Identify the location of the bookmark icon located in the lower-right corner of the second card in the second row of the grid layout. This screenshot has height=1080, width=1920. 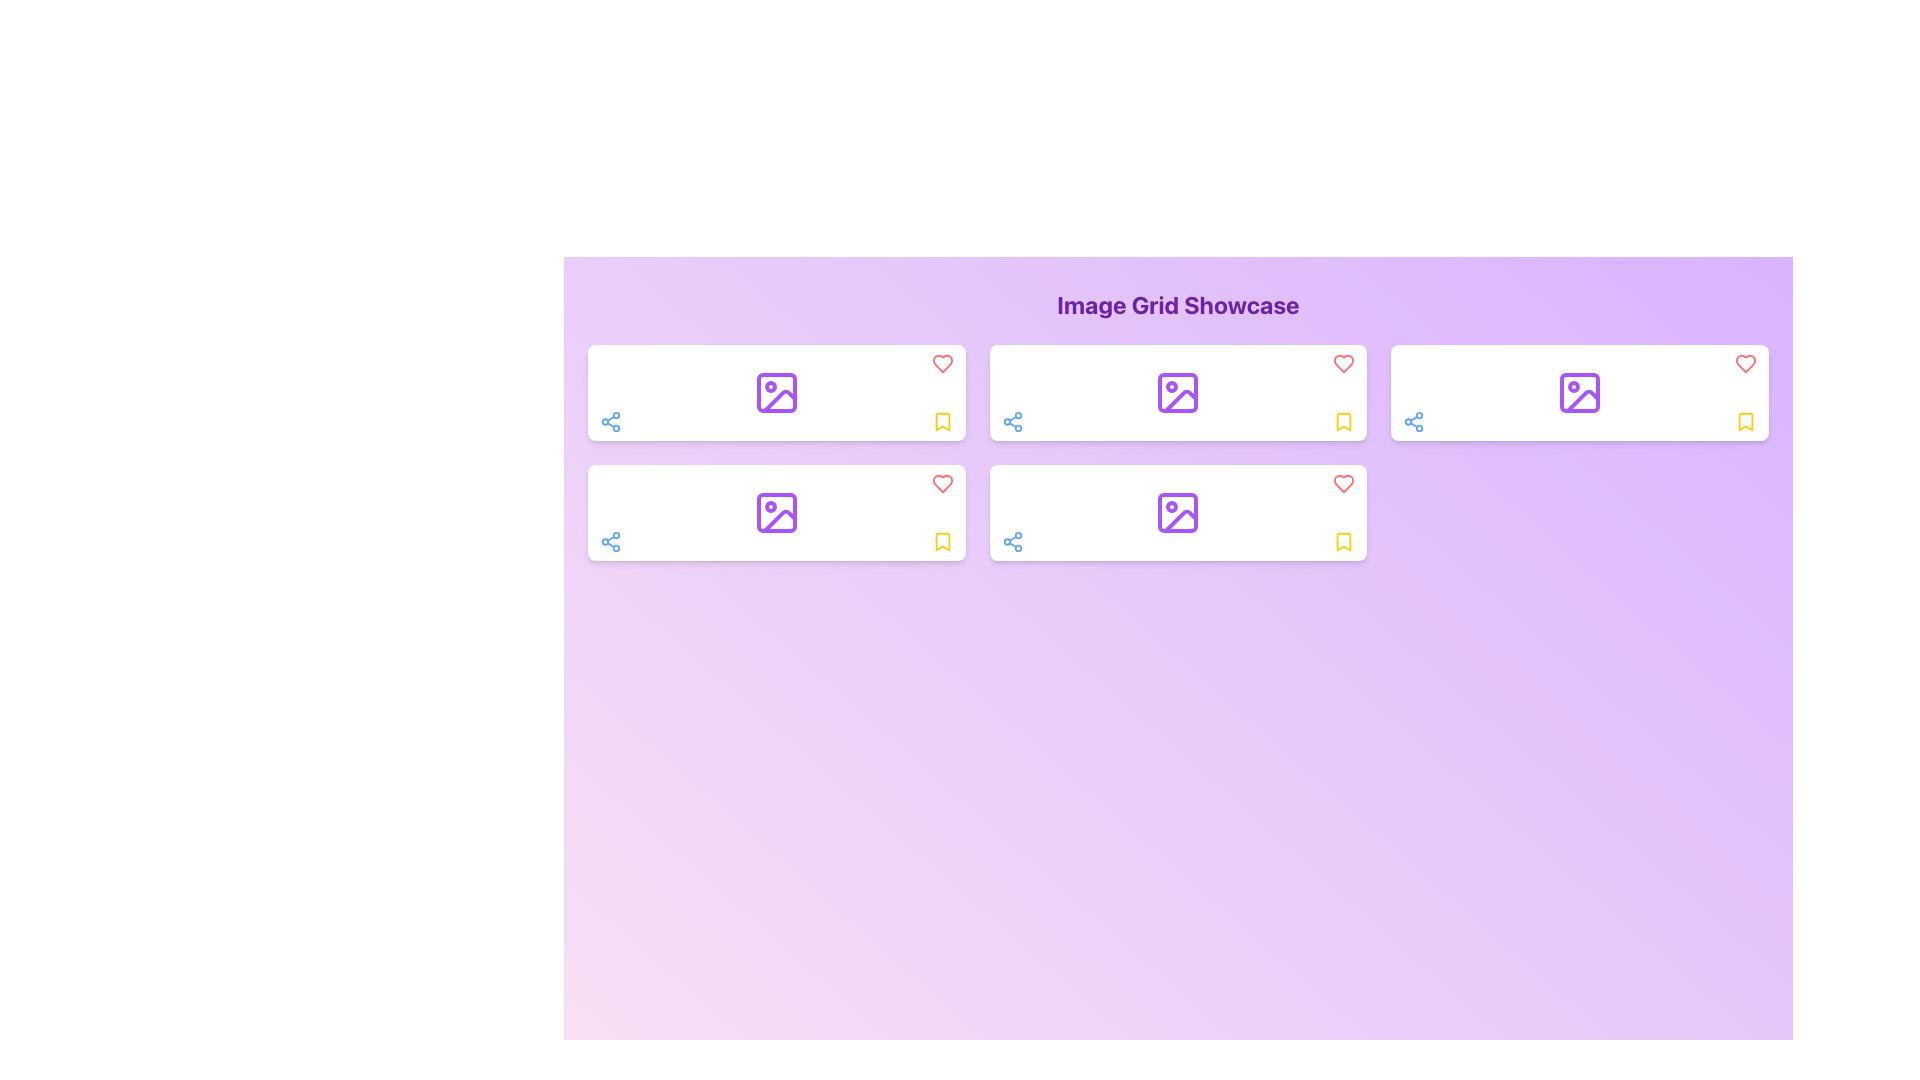
(1344, 542).